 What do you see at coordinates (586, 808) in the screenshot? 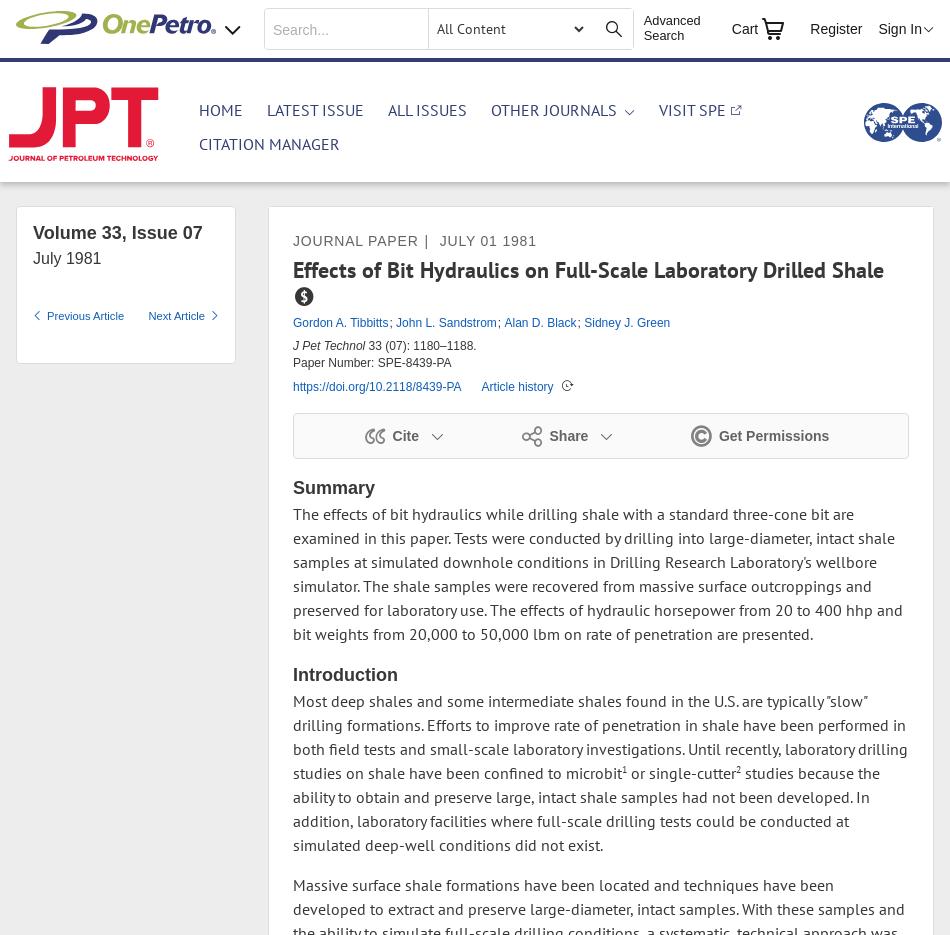
I see `'studies because the ability to obtain and preserve large, intact shale samples had not been developed. In addition, laboratory facilities where full-scale drilling tests could be conducted at simulated deep-well conditions did not exist.'` at bounding box center [586, 808].